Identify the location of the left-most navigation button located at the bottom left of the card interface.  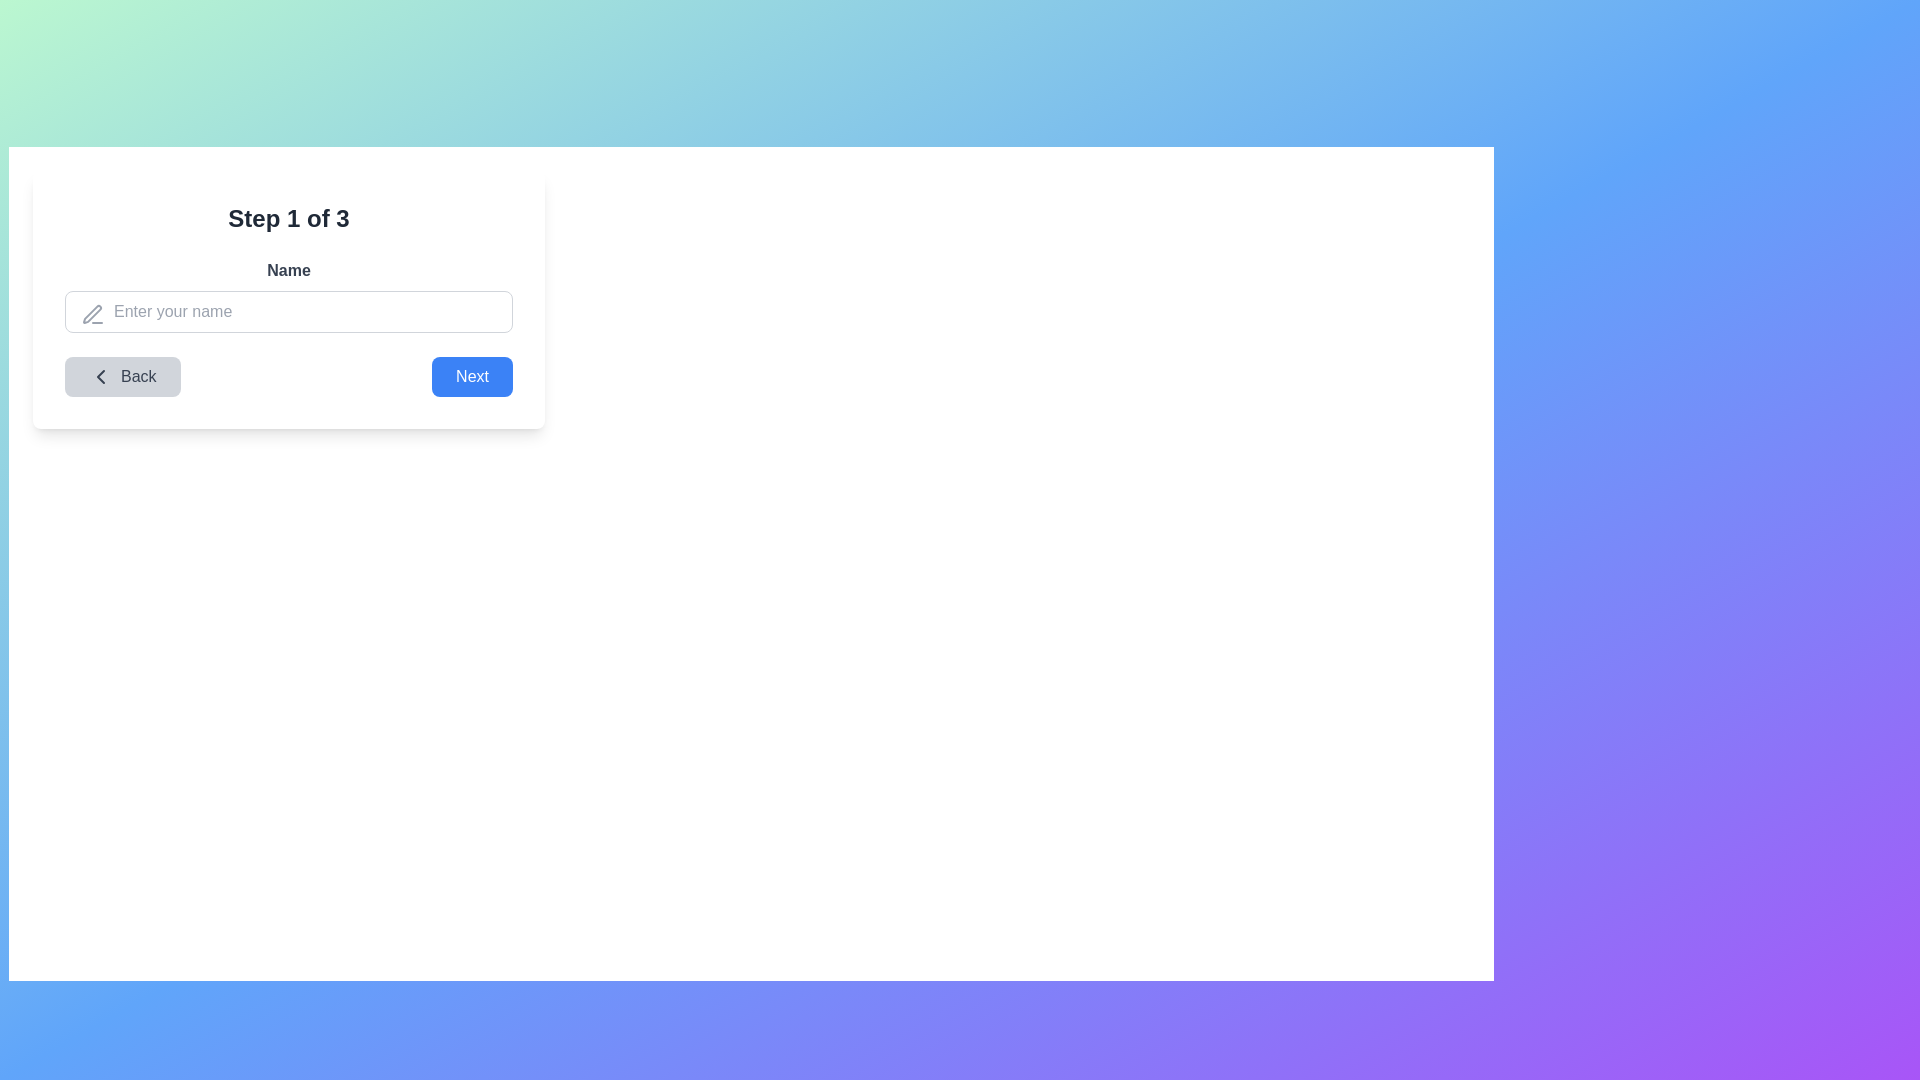
(121, 377).